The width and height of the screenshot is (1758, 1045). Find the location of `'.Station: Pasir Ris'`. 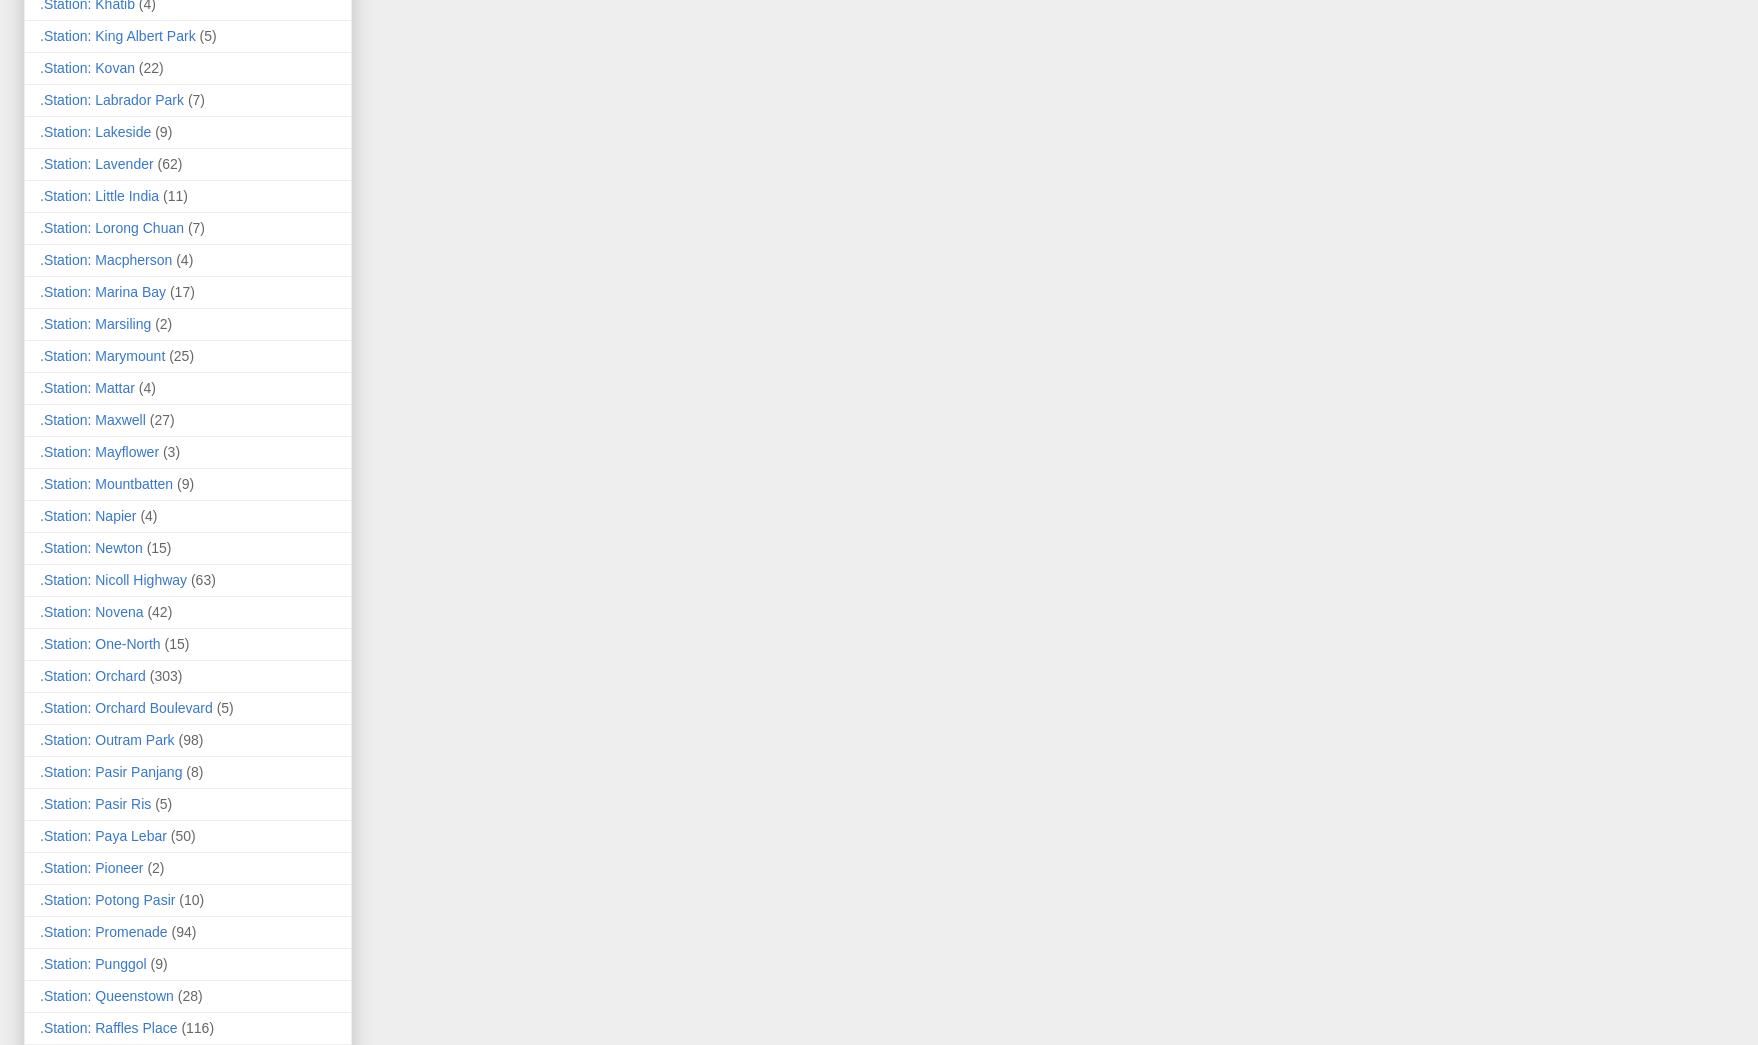

'.Station: Pasir Ris' is located at coordinates (95, 802).